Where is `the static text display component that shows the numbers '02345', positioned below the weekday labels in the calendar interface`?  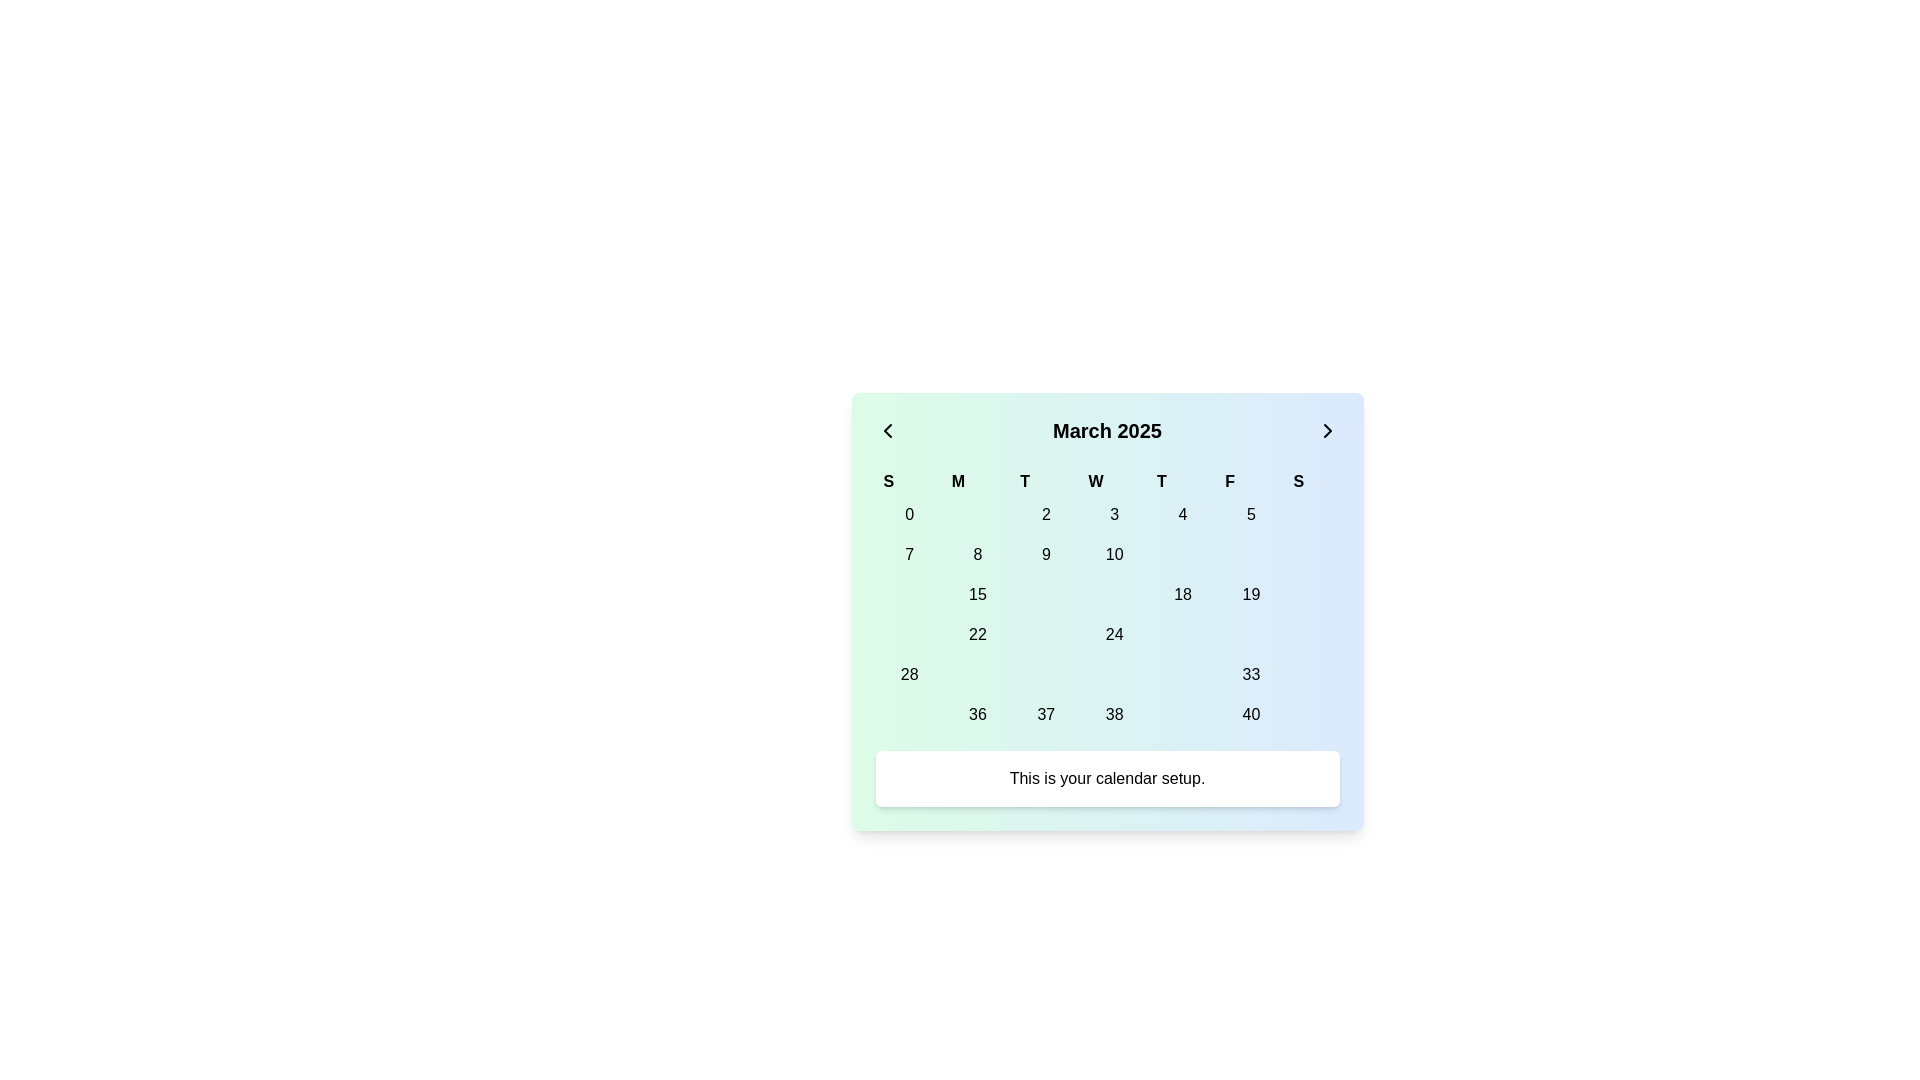 the static text display component that shows the numbers '02345', positioned below the weekday labels in the calendar interface is located at coordinates (1106, 514).